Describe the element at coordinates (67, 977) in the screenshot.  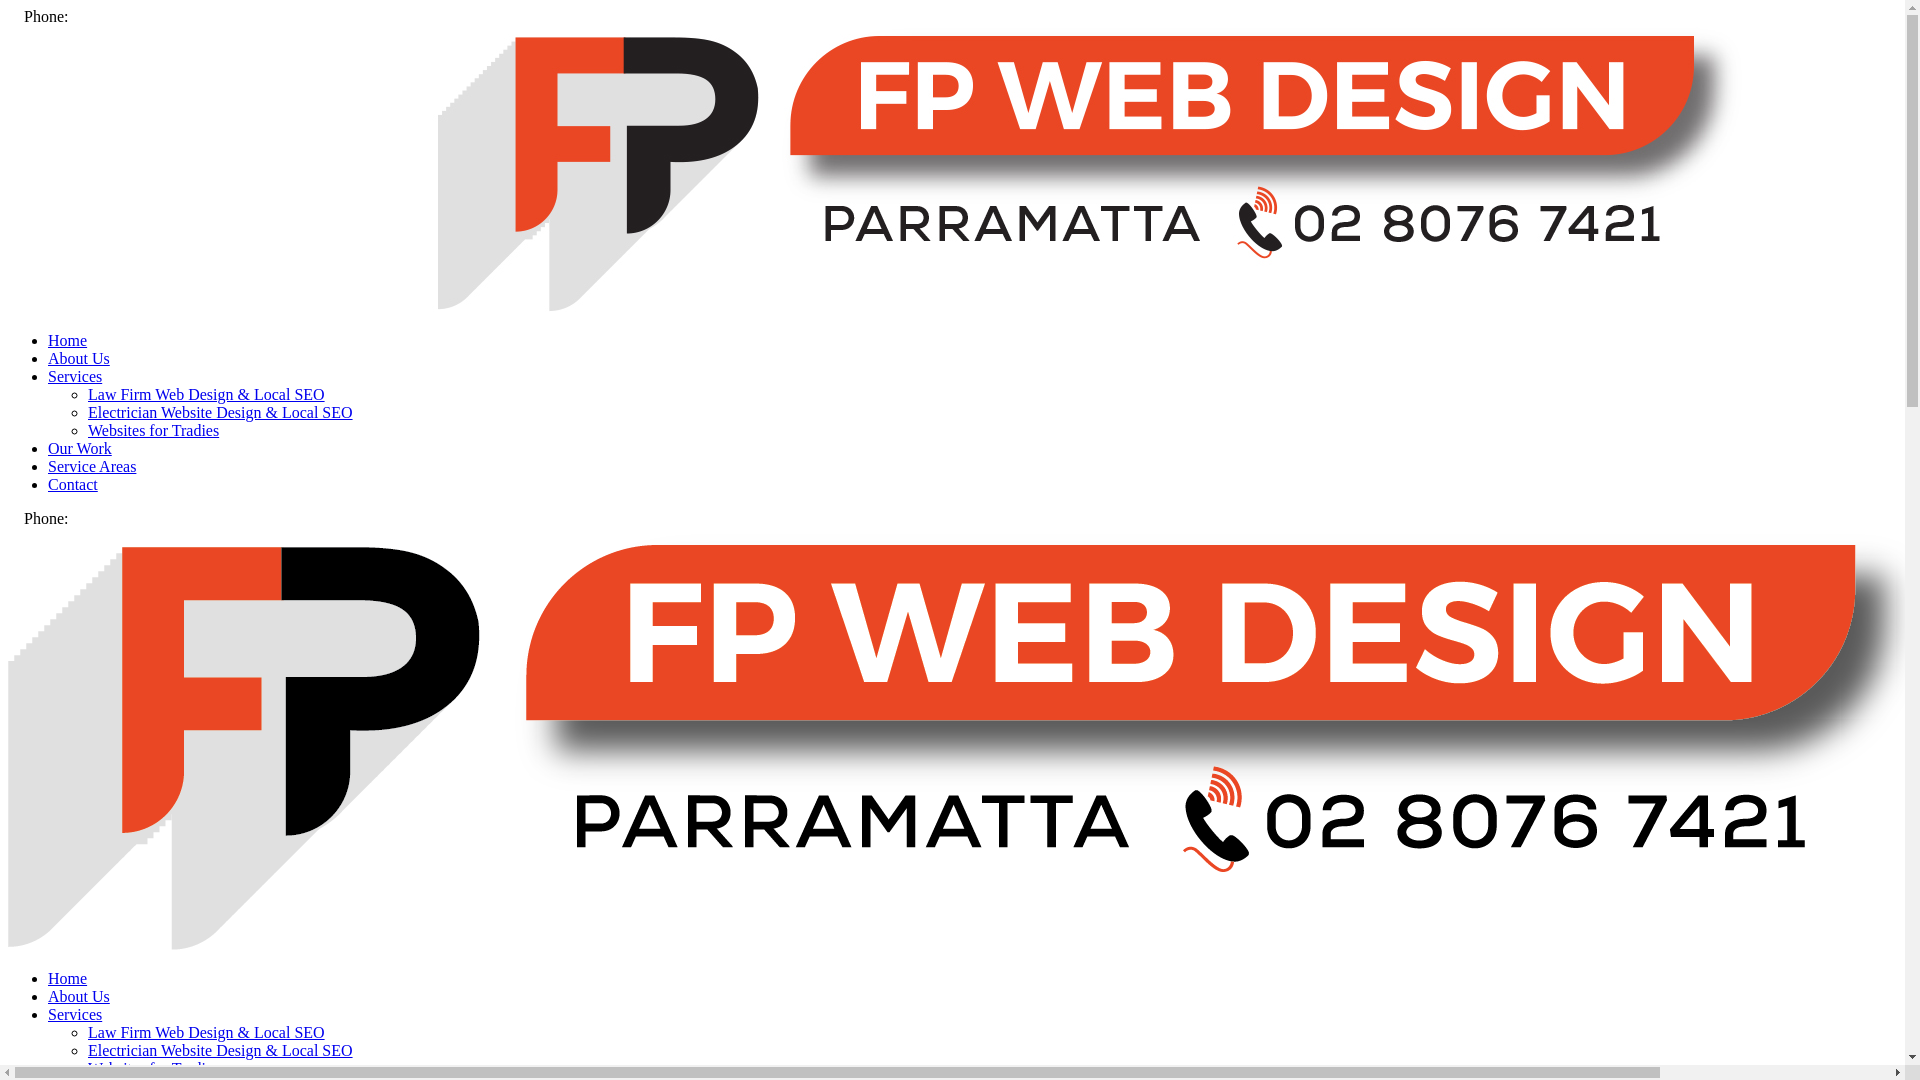
I see `'Home'` at that location.